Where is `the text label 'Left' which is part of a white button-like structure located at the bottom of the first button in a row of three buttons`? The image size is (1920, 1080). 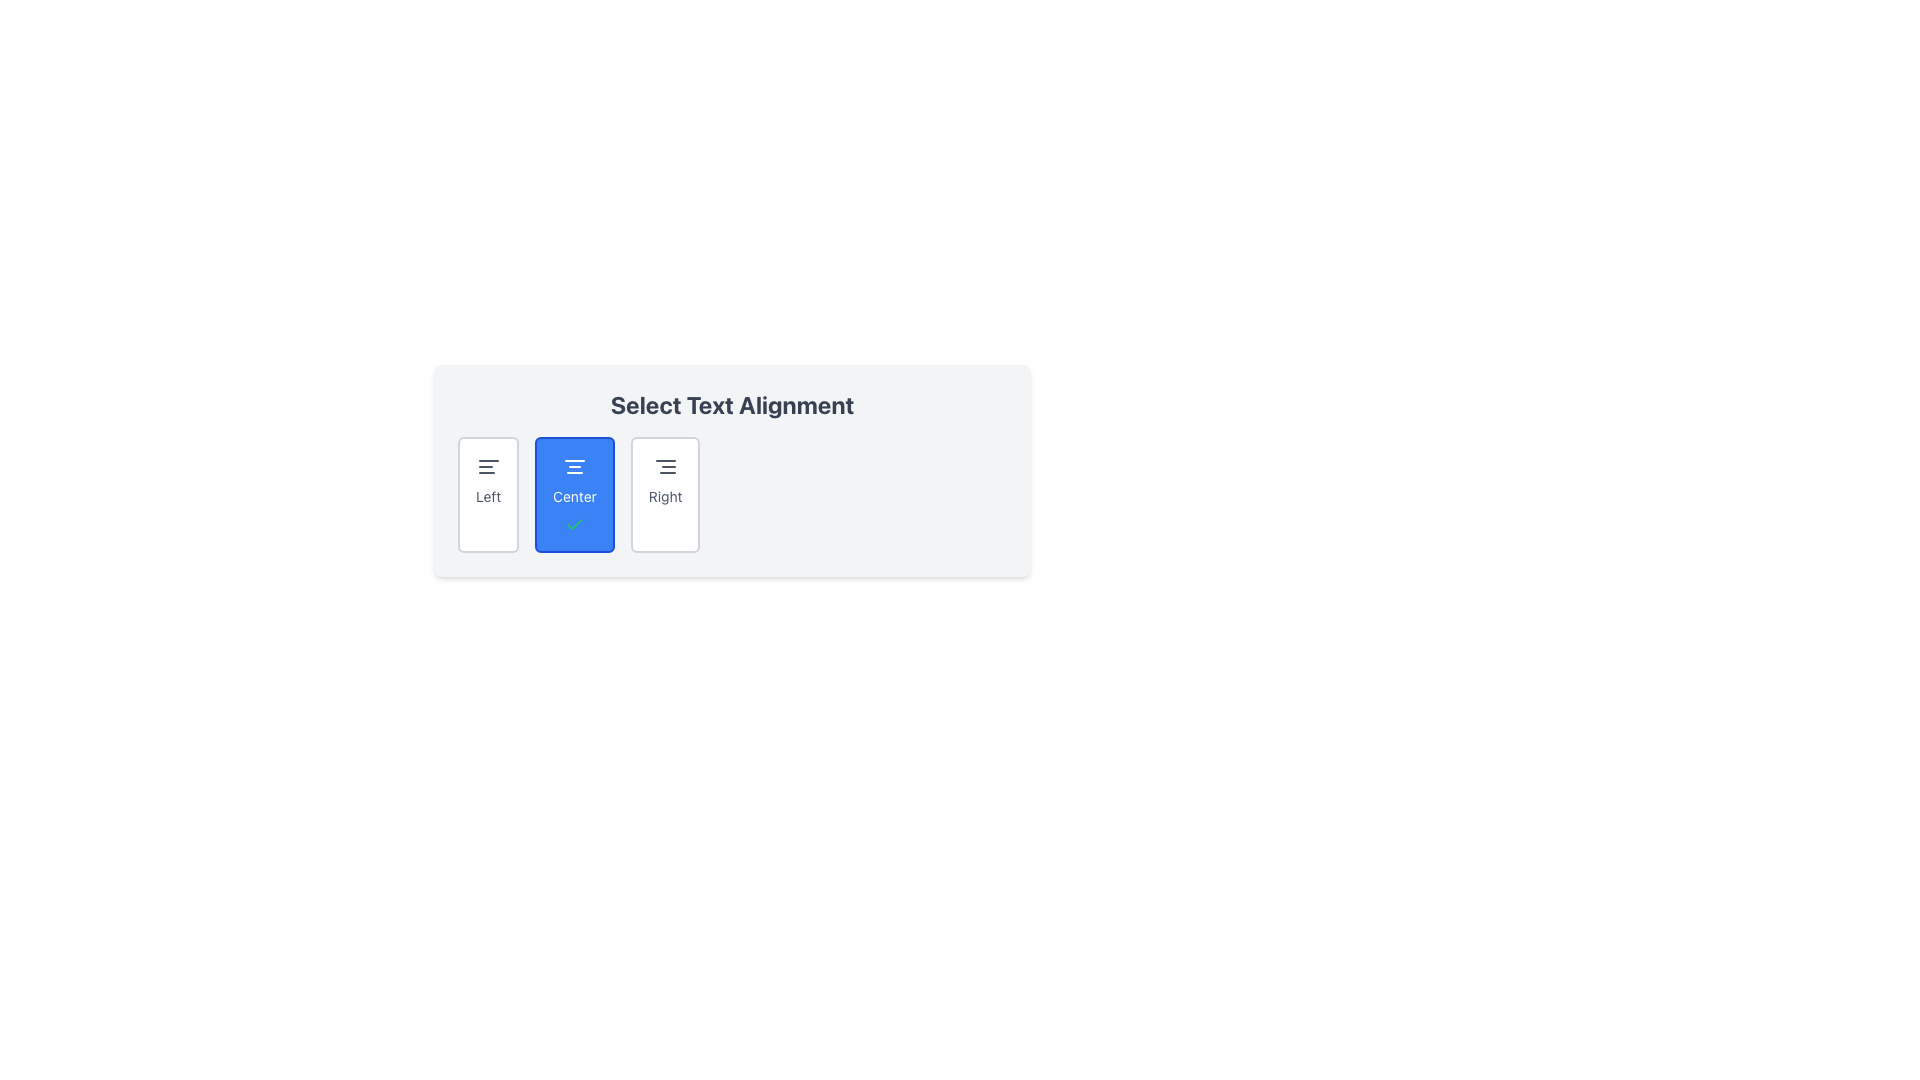 the text label 'Left' which is part of a white button-like structure located at the bottom of the first button in a row of three buttons is located at coordinates (488, 496).